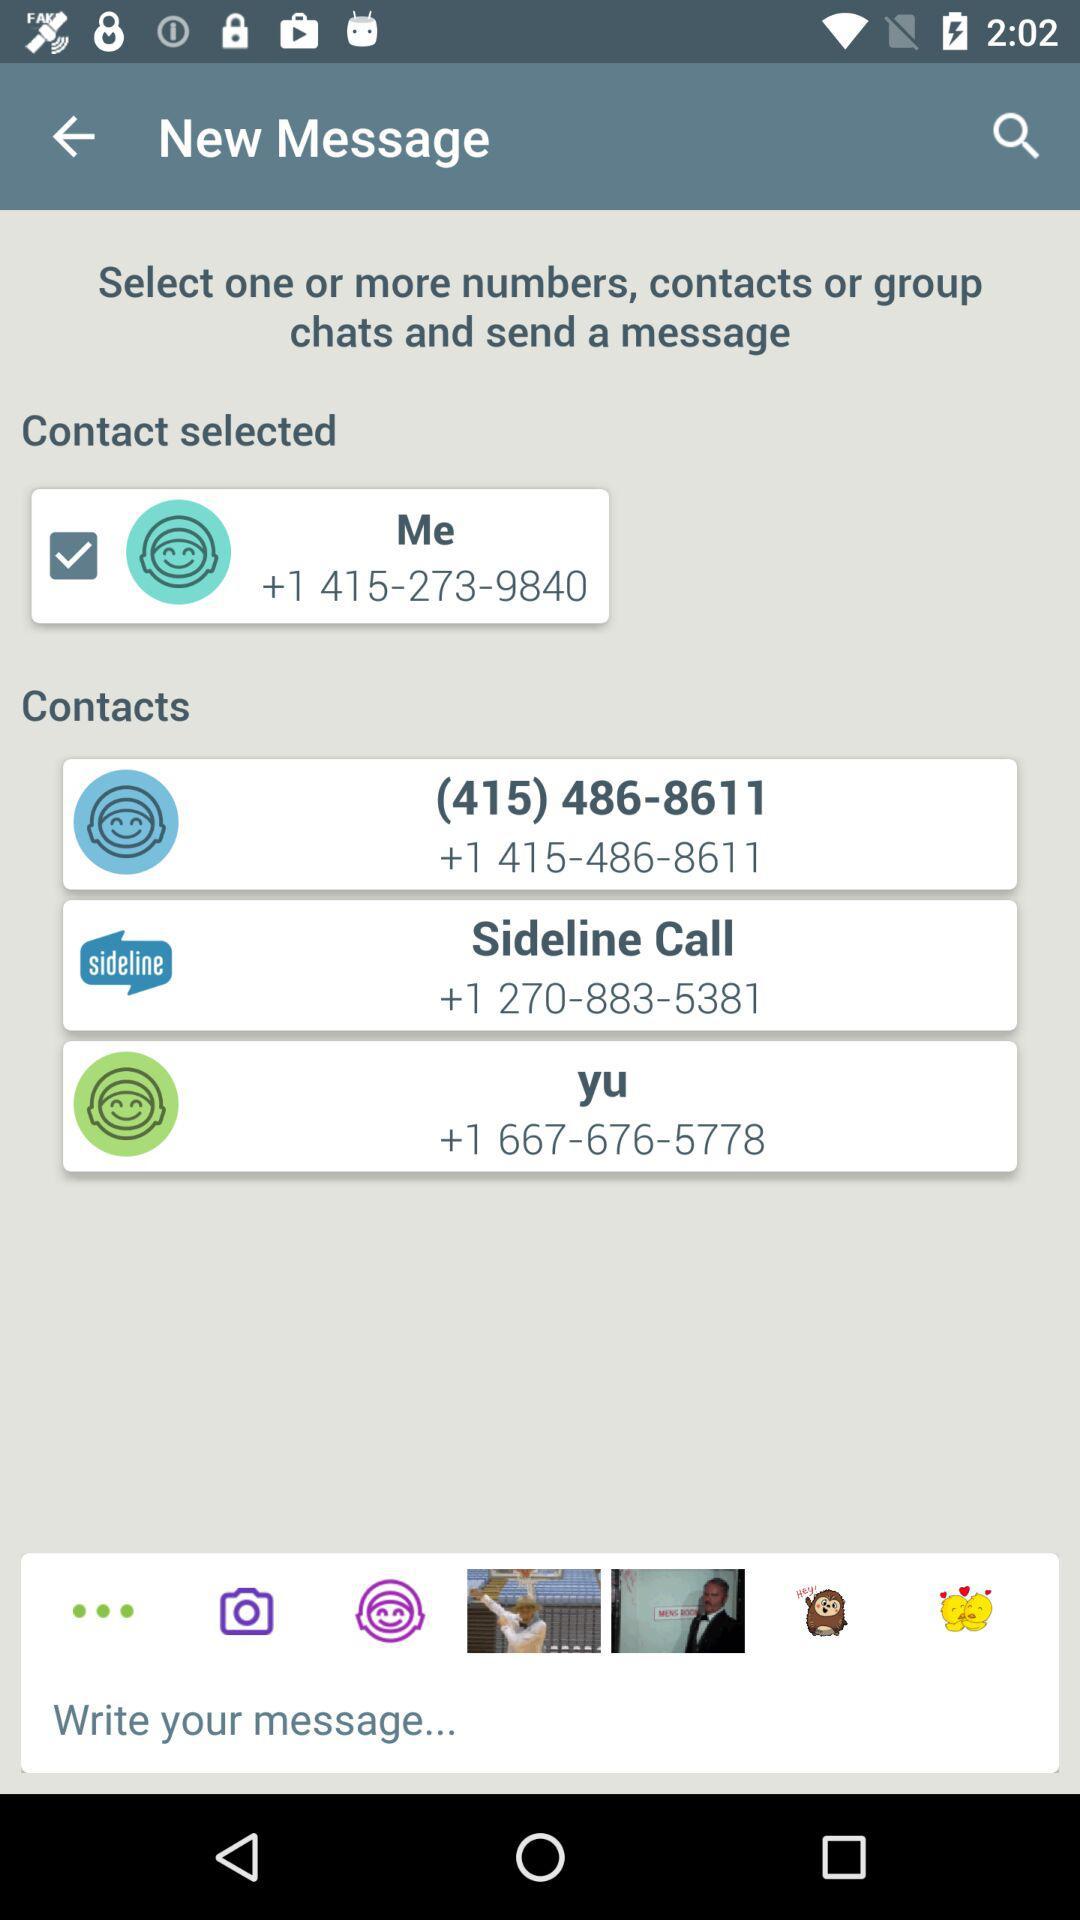  What do you see at coordinates (389, 1611) in the screenshot?
I see `the icon below 1 667 676 icon` at bounding box center [389, 1611].